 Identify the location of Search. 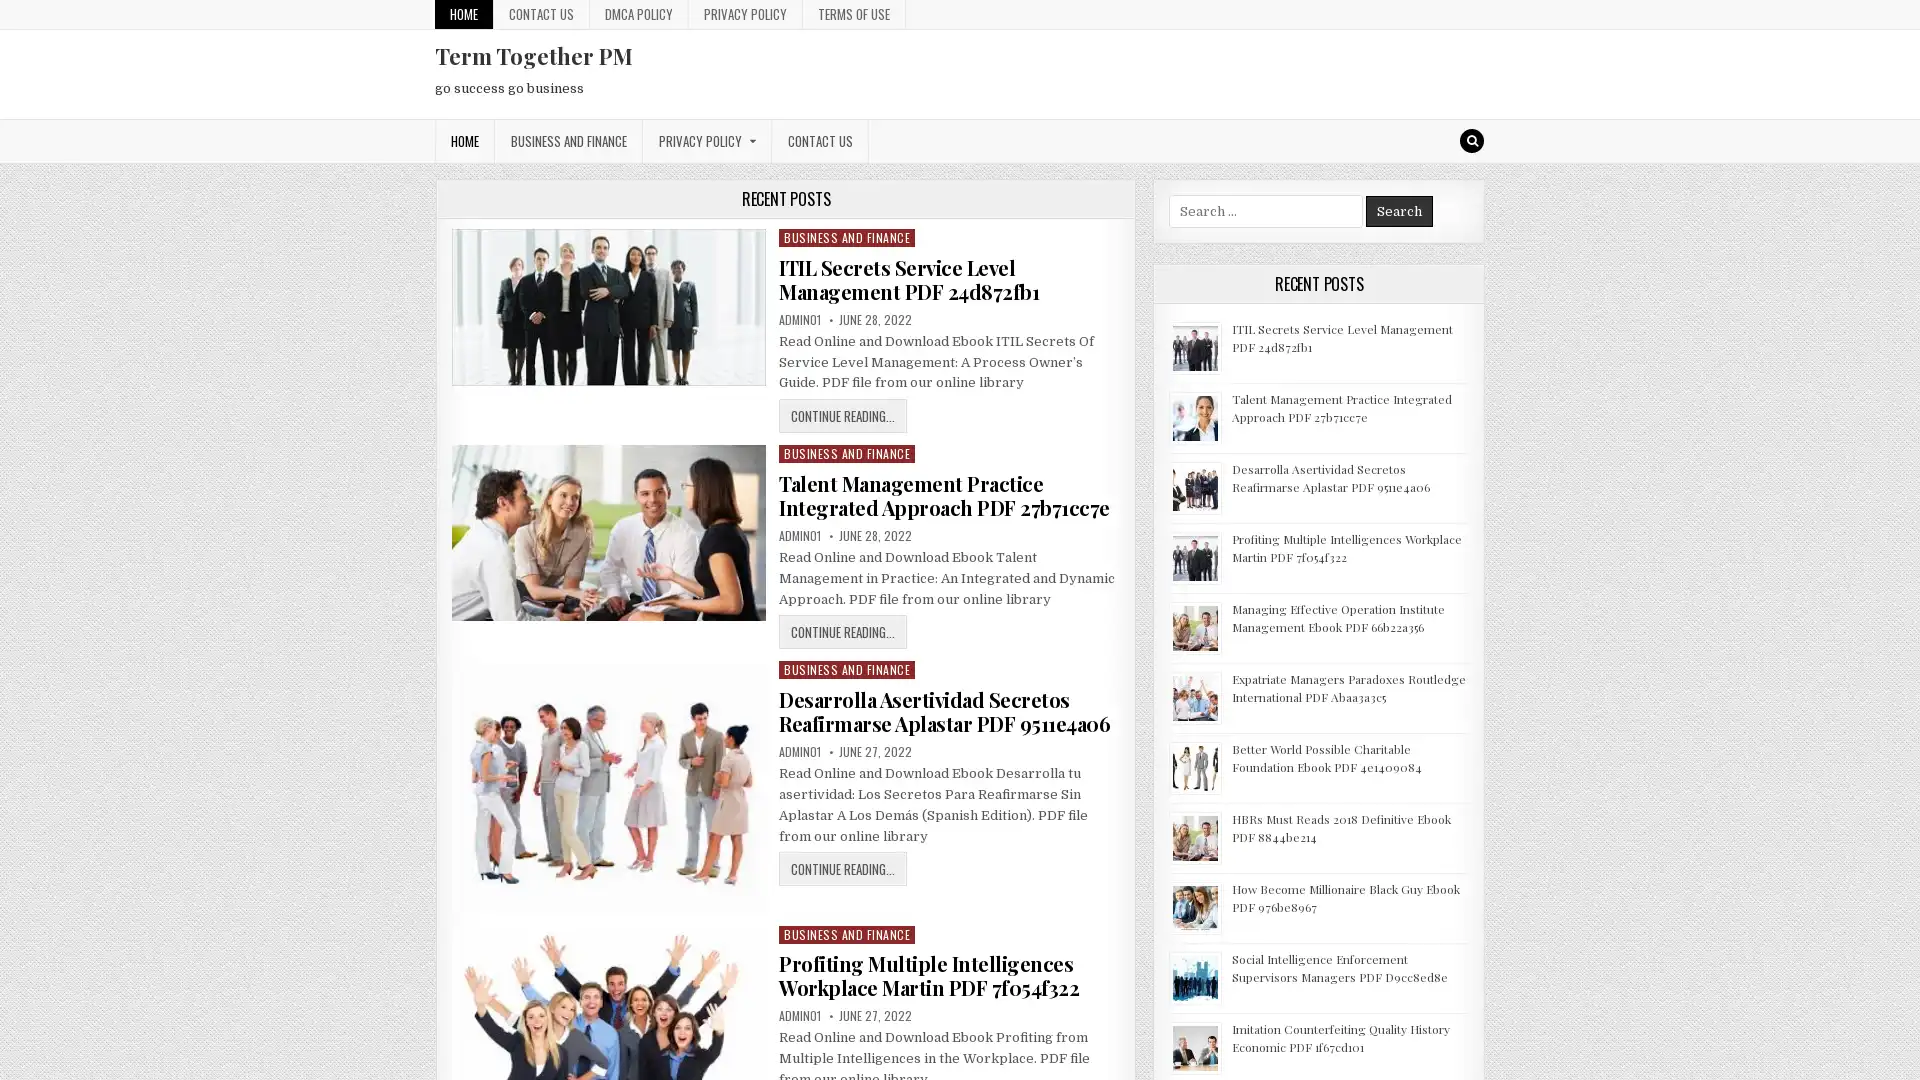
(1398, 211).